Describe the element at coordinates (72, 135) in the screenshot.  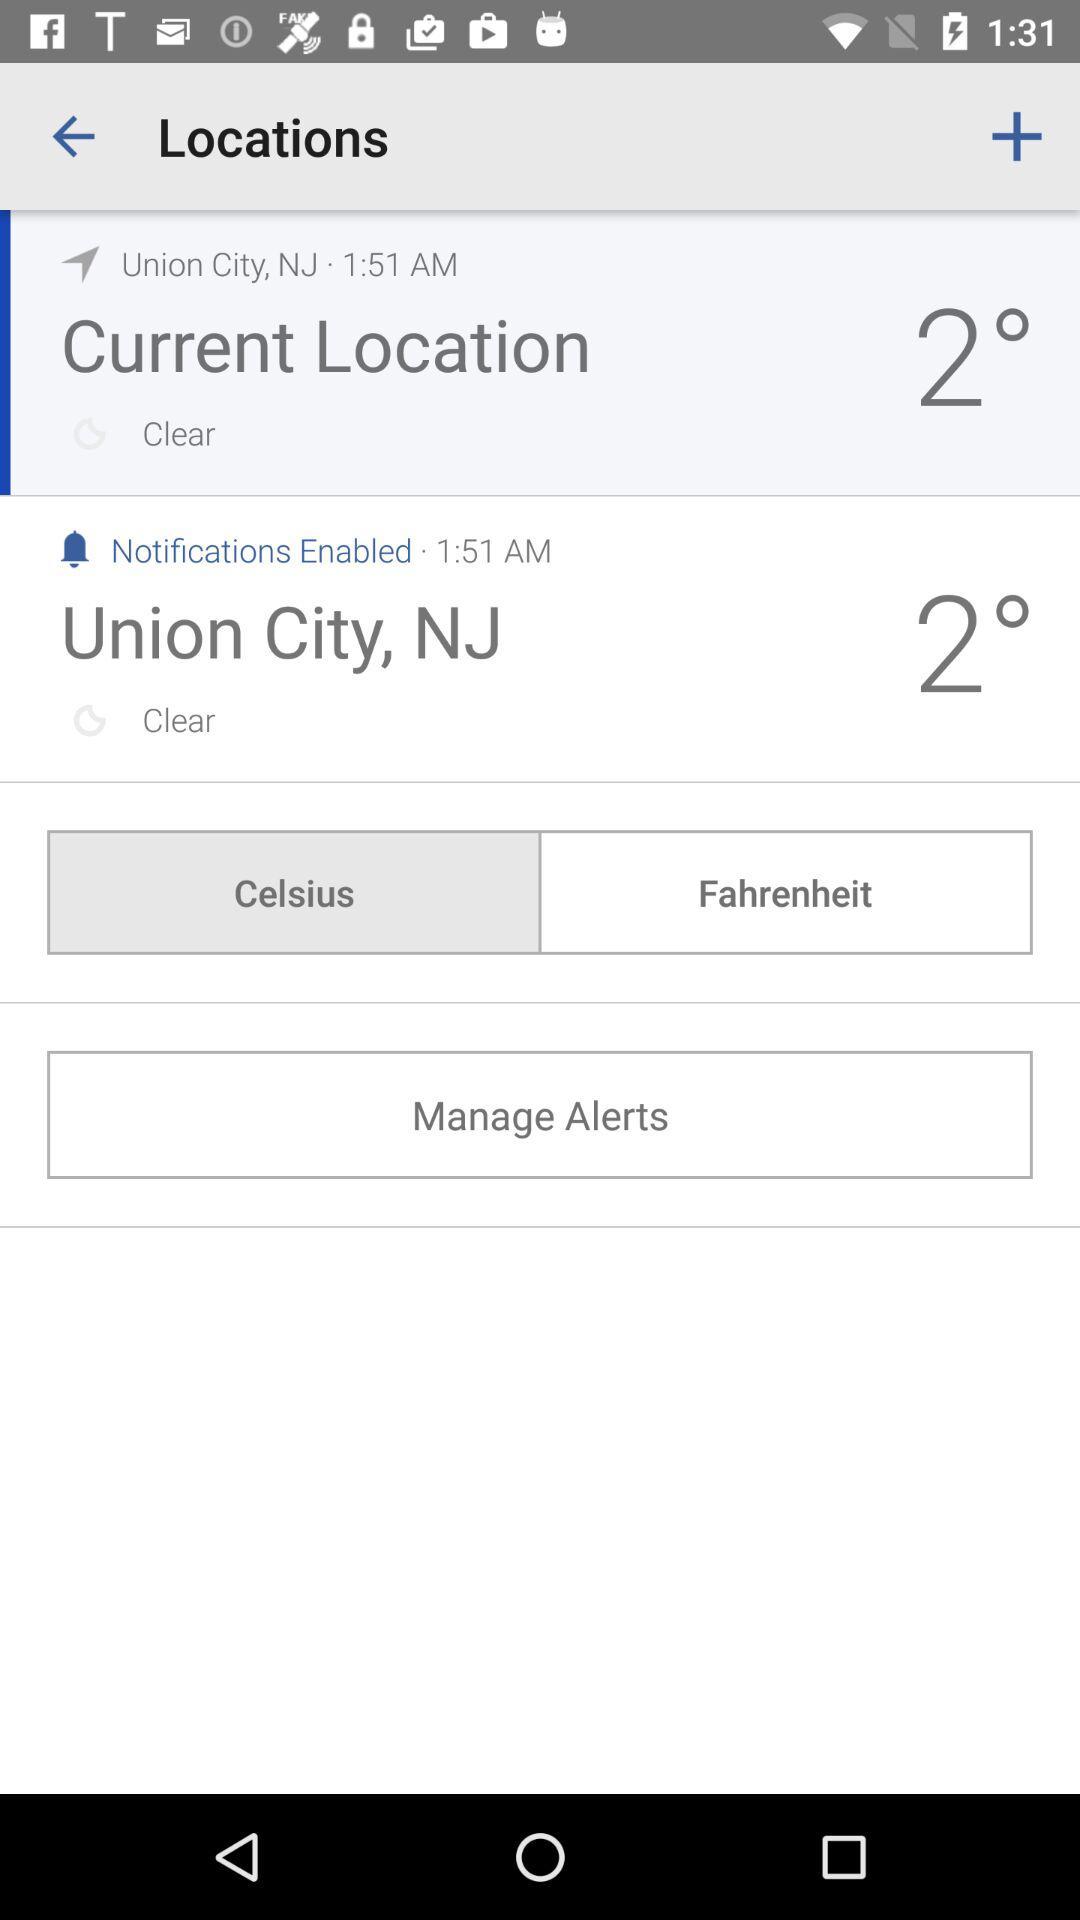
I see `the icon next to locations icon` at that location.